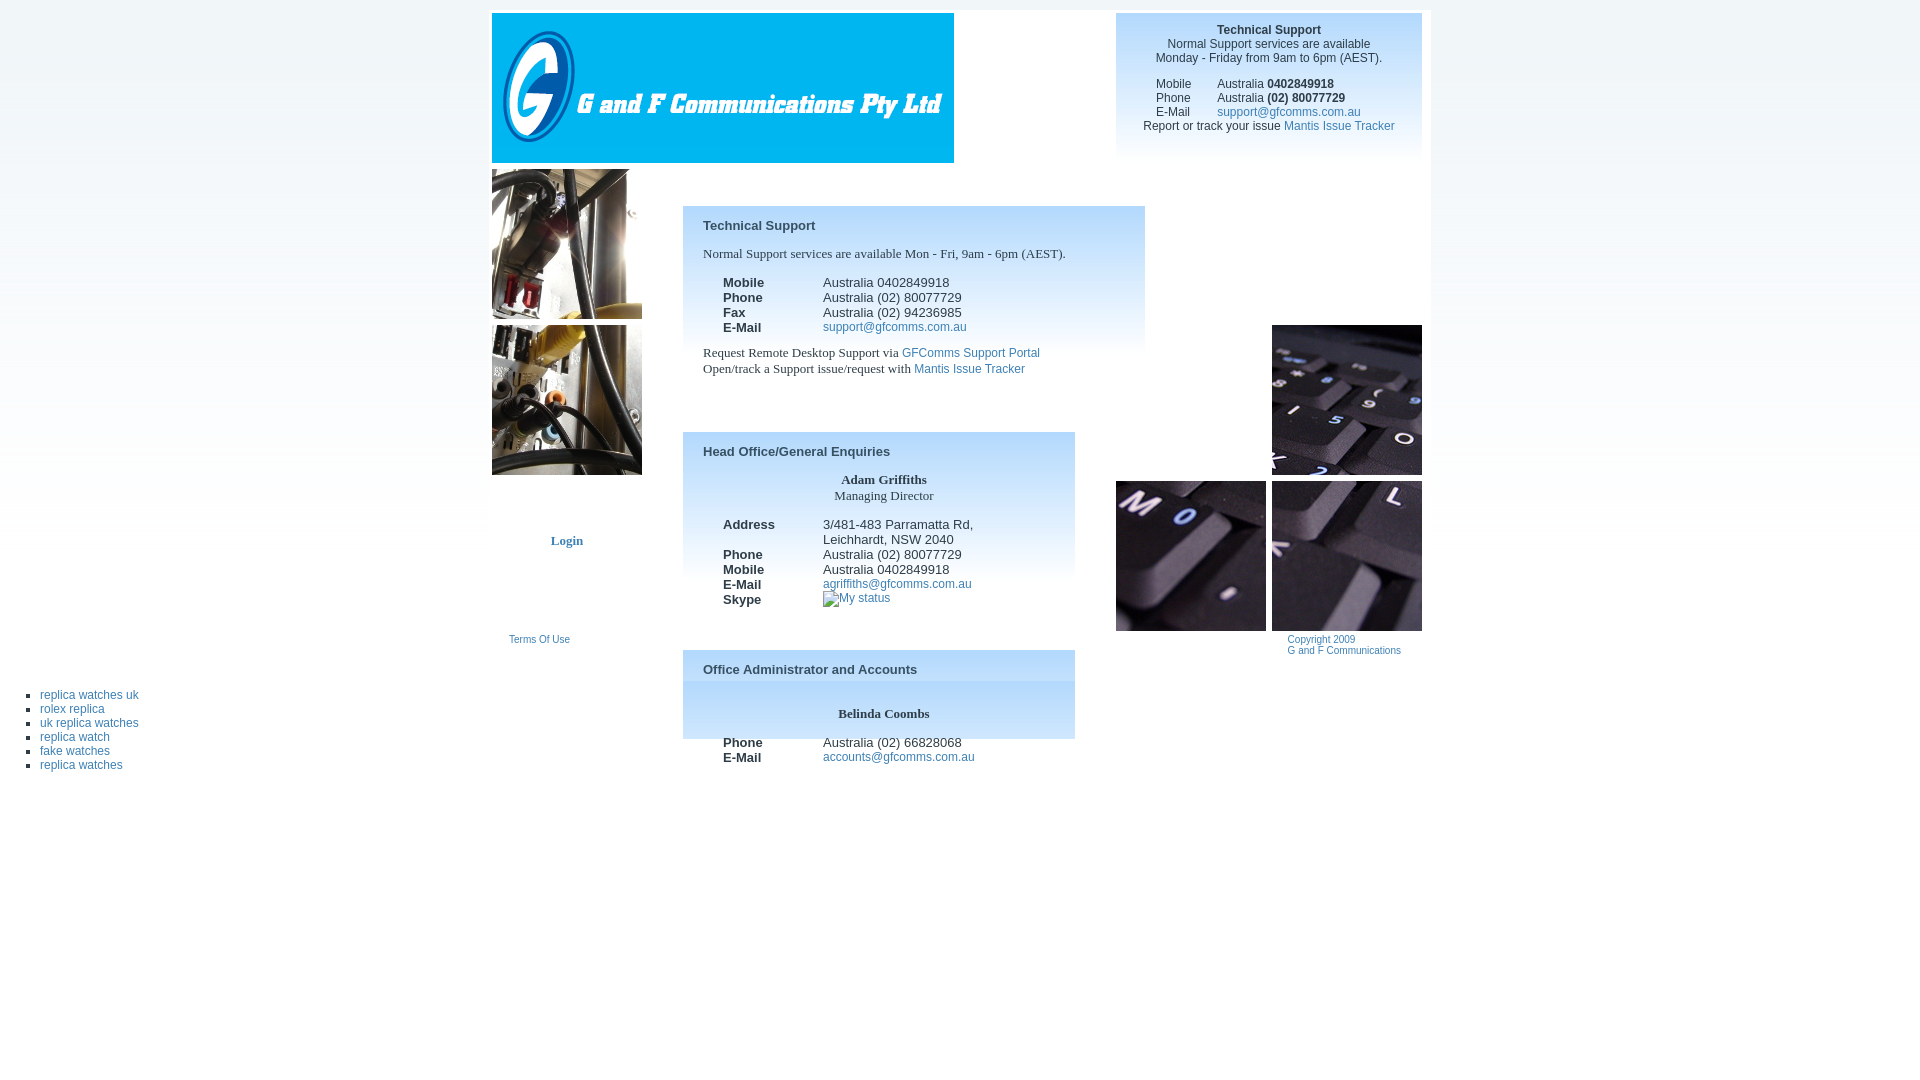  Describe the element at coordinates (80, 764) in the screenshot. I see `'replica watches'` at that location.